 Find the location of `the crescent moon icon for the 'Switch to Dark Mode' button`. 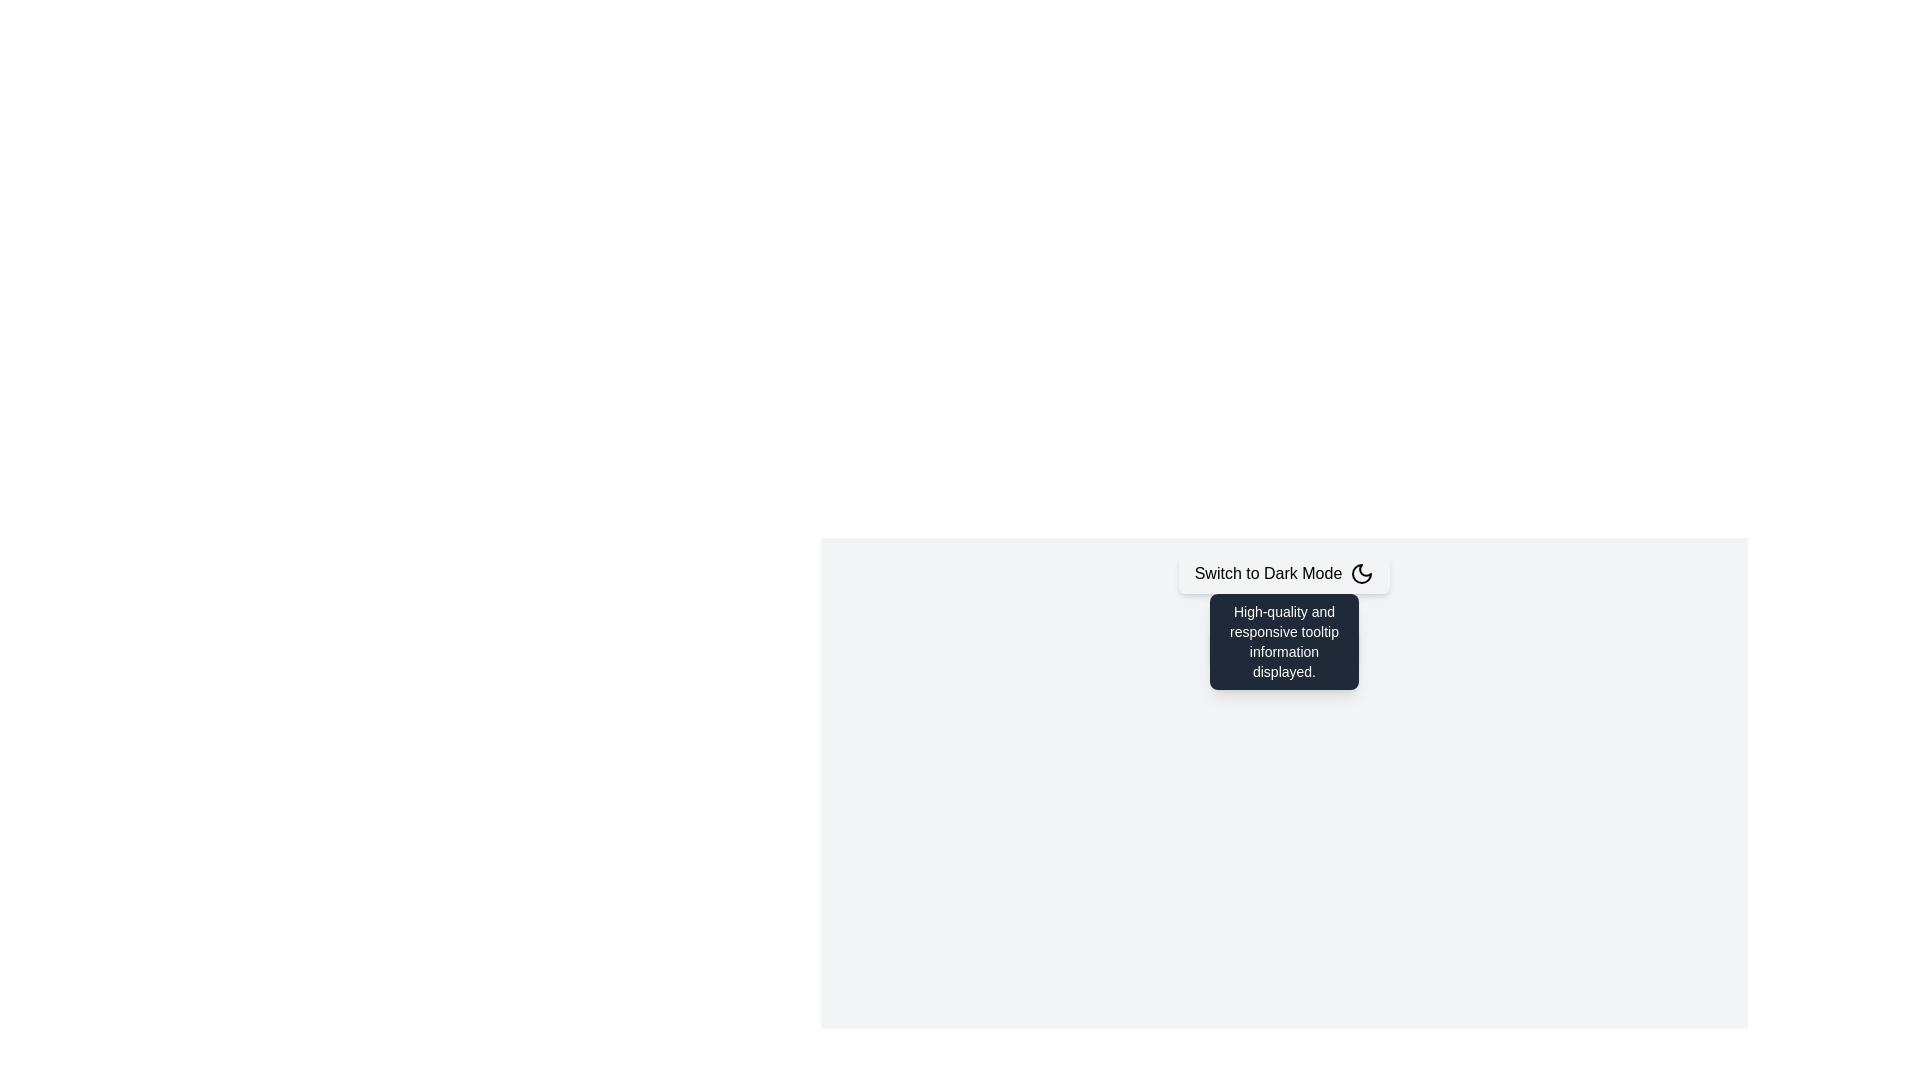

the crescent moon icon for the 'Switch to Dark Mode' button is located at coordinates (1361, 574).